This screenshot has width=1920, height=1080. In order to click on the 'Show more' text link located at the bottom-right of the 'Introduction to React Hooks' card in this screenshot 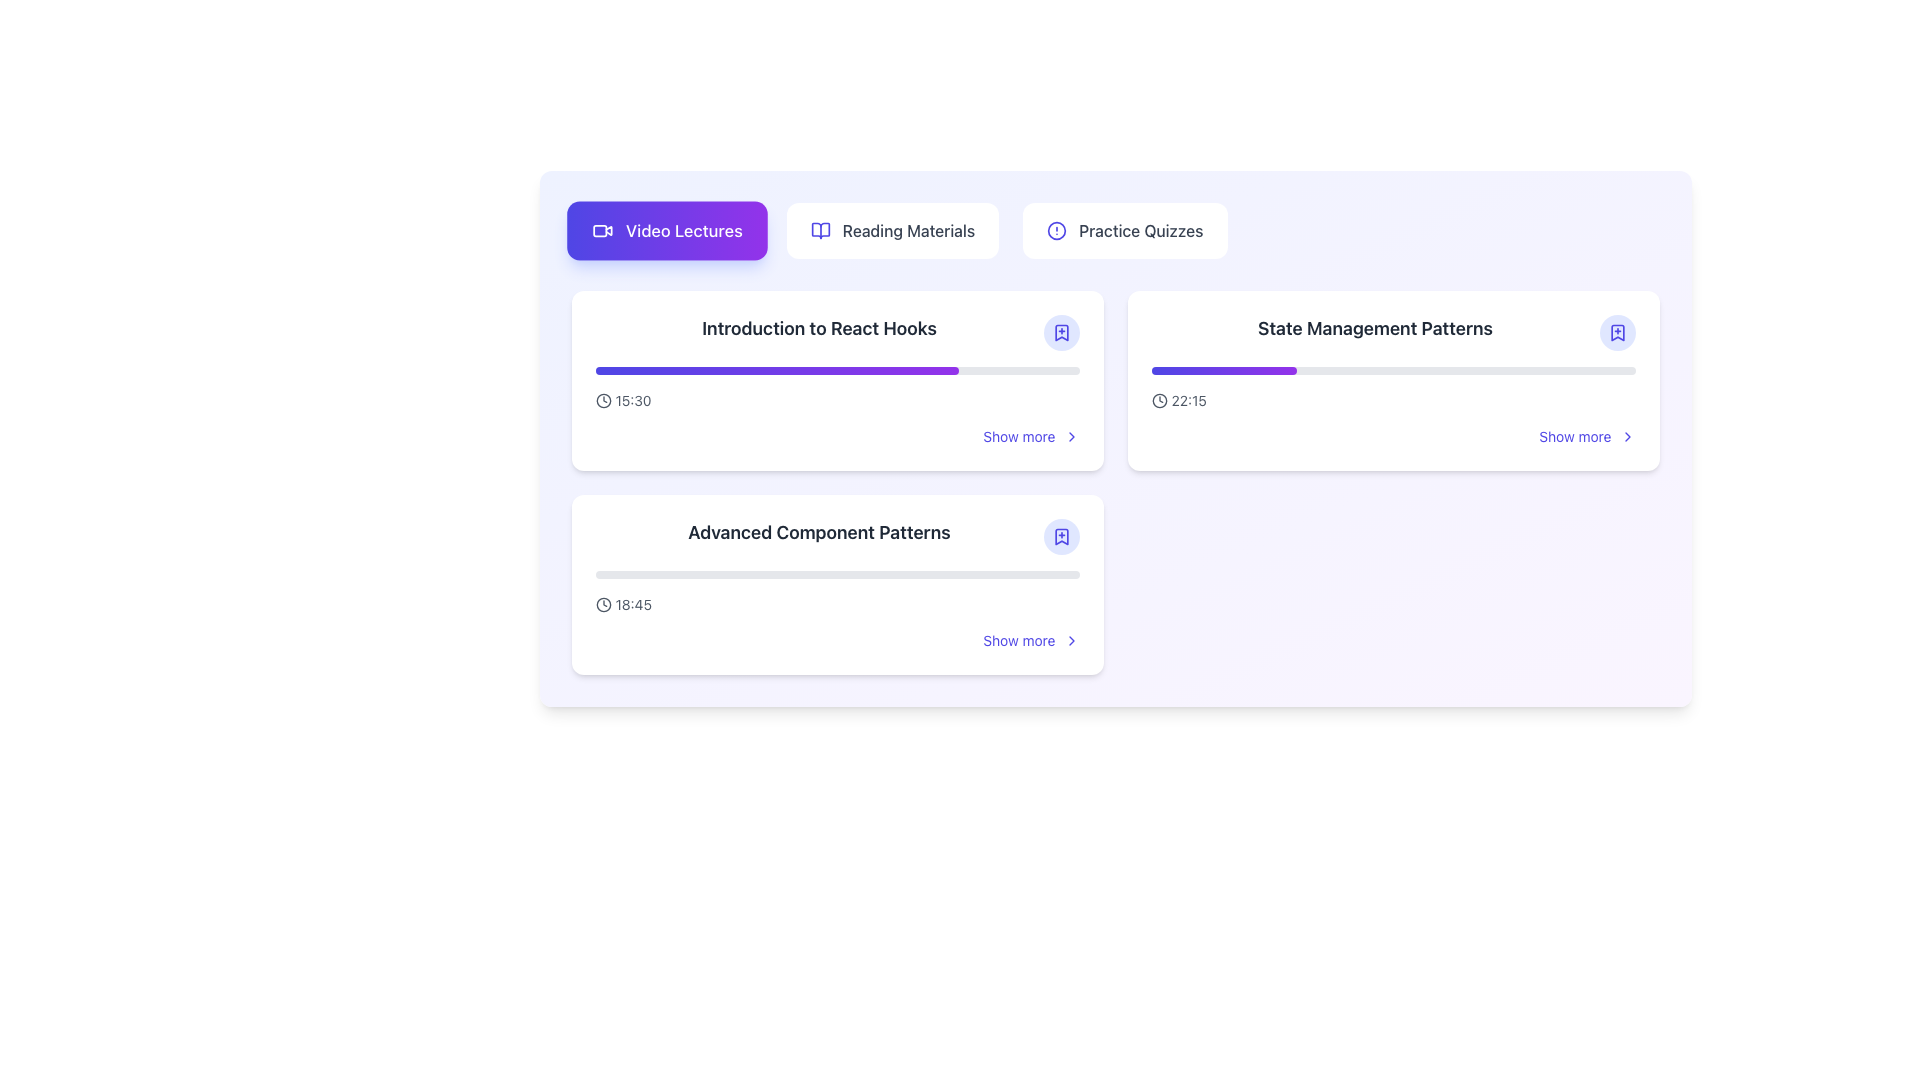, I will do `click(1019, 435)`.